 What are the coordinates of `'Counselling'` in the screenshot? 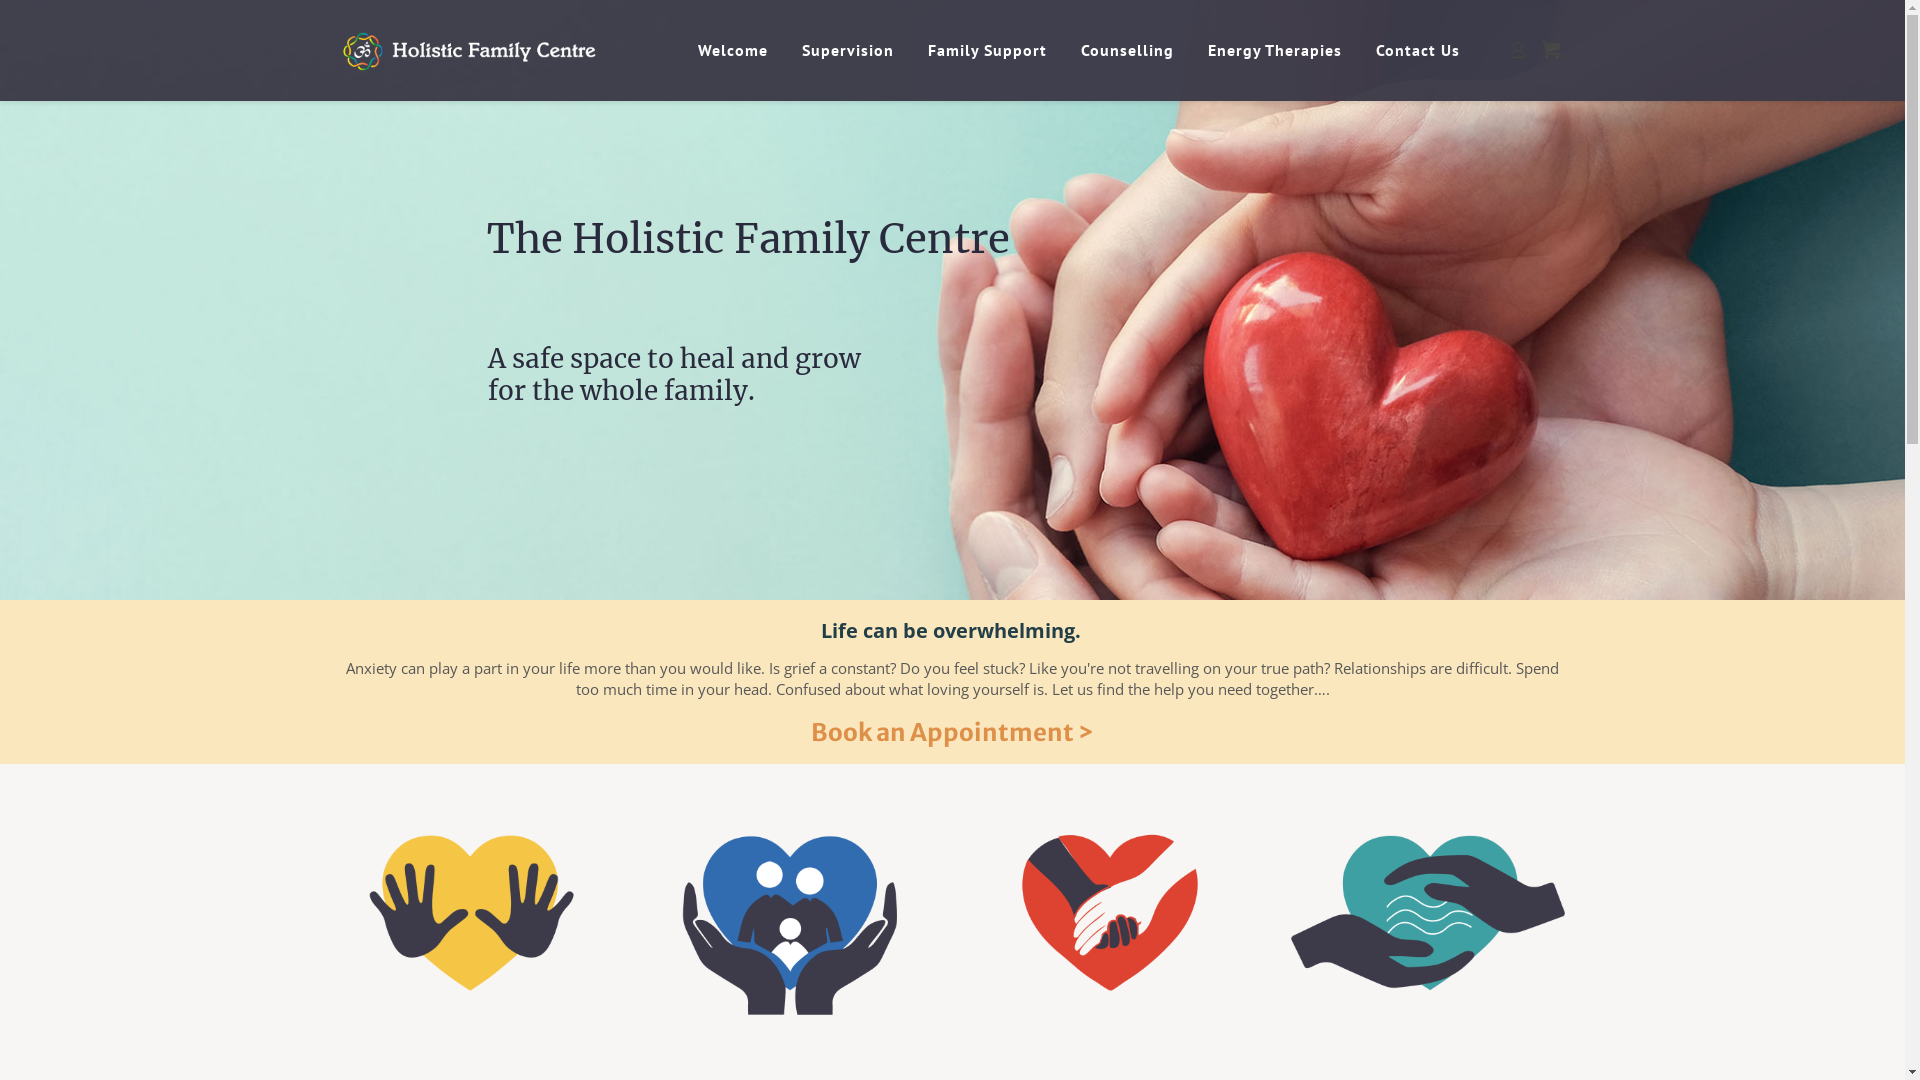 It's located at (1129, 49).